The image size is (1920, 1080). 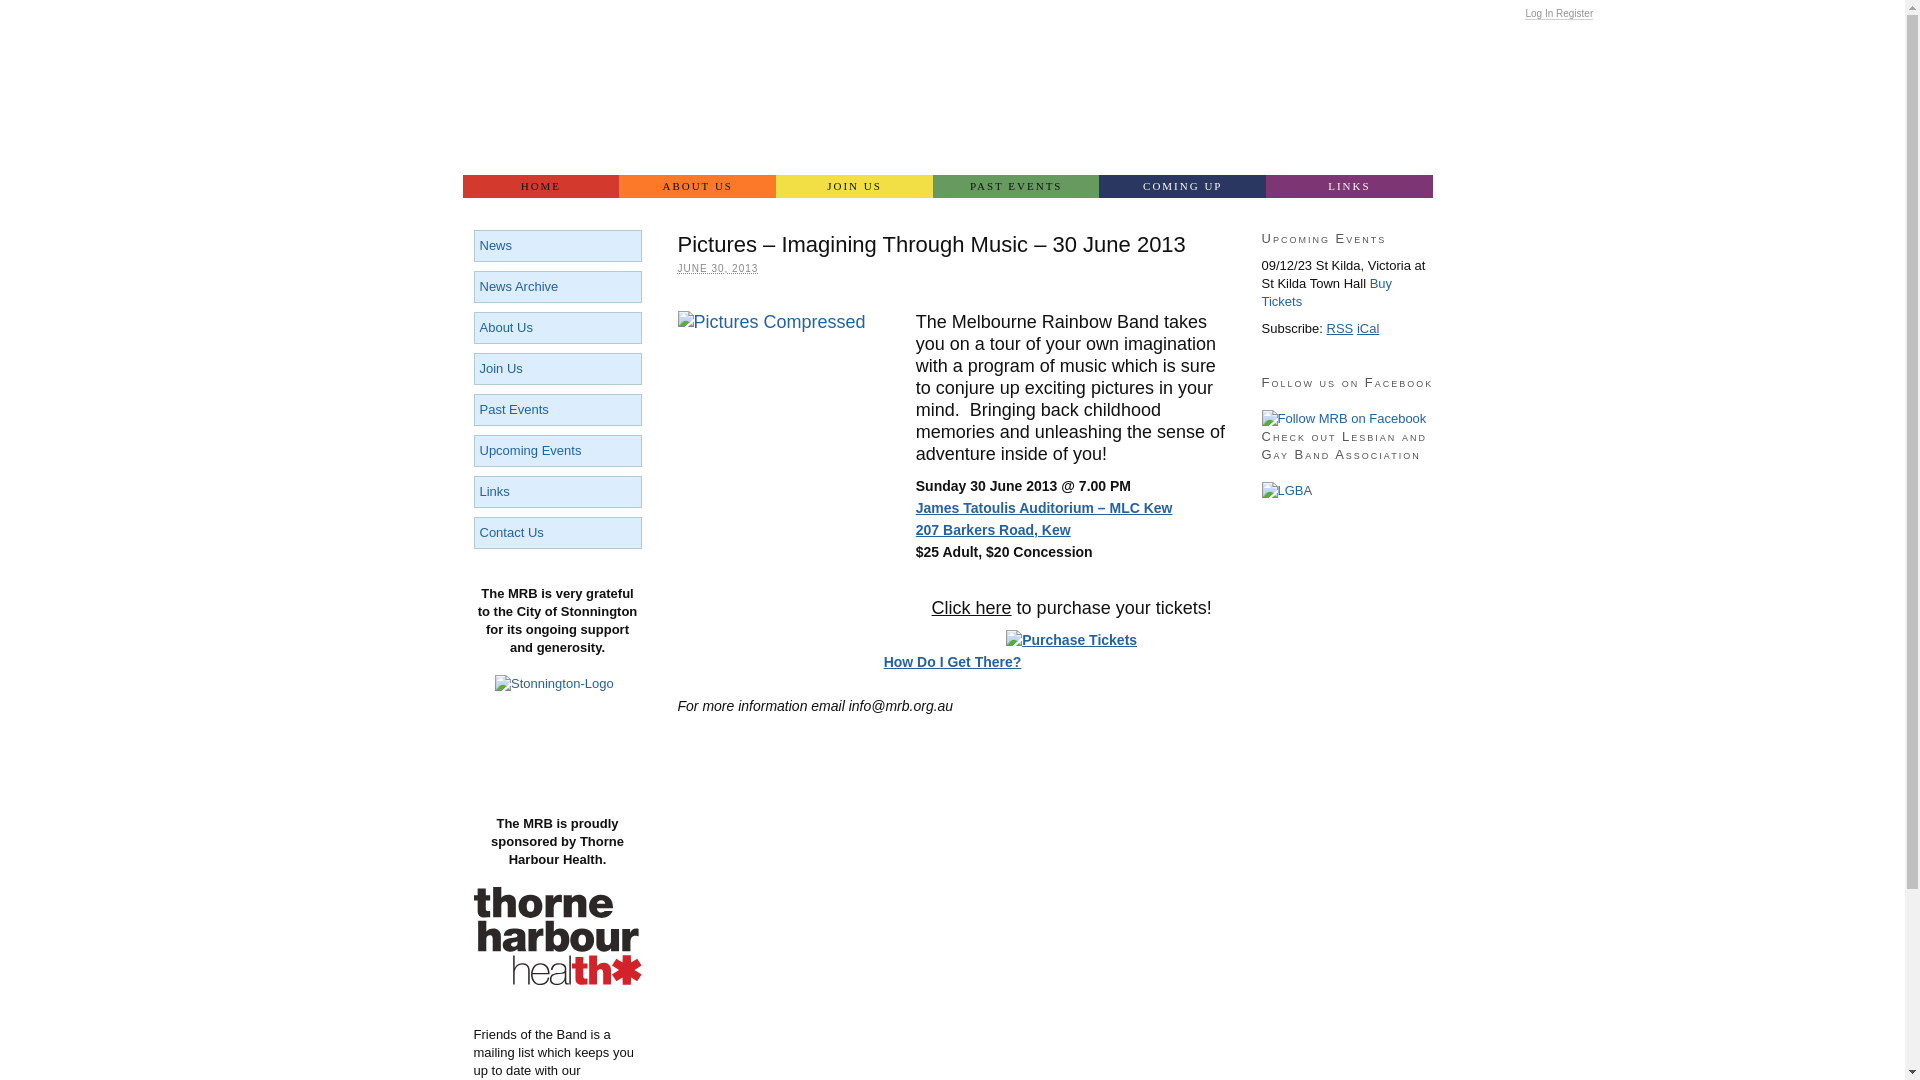 I want to click on 'iCal', so click(x=1367, y=327).